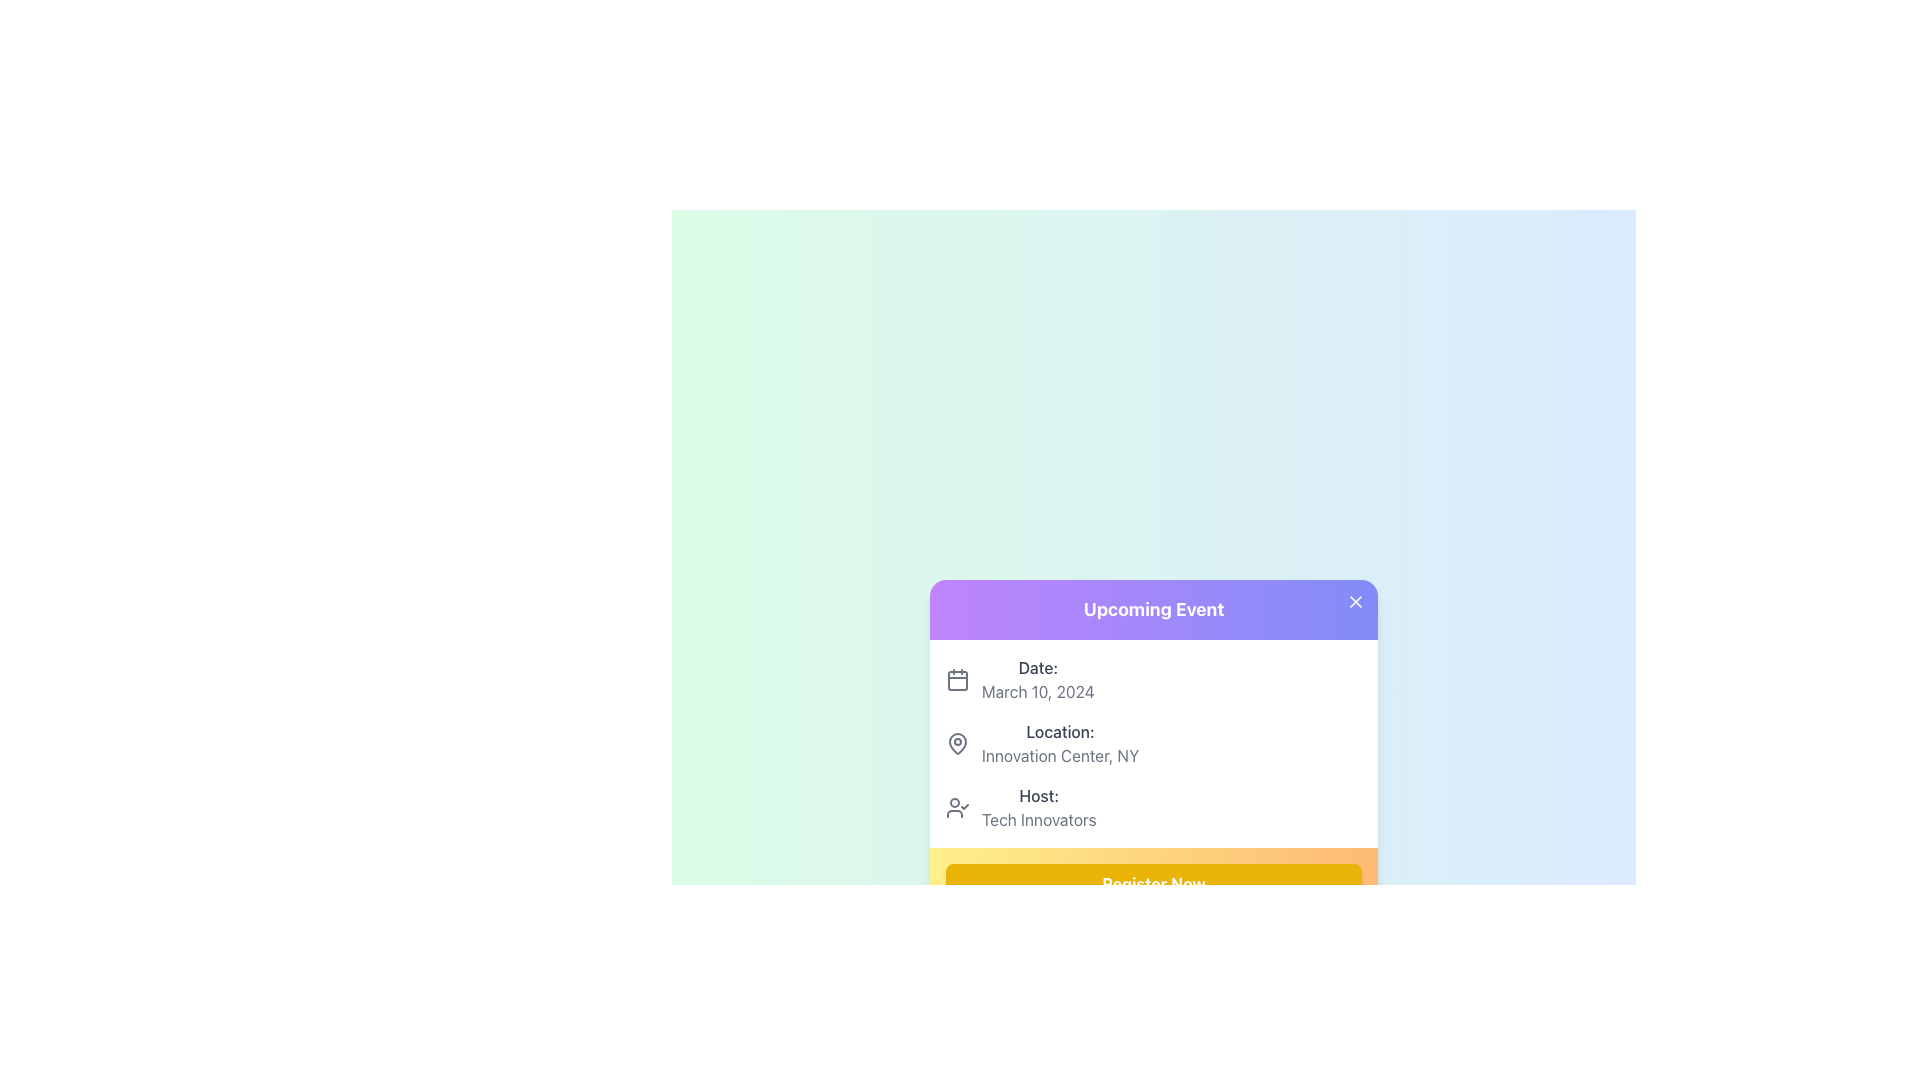 This screenshot has height=1080, width=1920. What do you see at coordinates (957, 806) in the screenshot?
I see `the user profile icon with a checkmark located to the left of the text 'Host: Tech Innovators' in the Host section of the panel` at bounding box center [957, 806].